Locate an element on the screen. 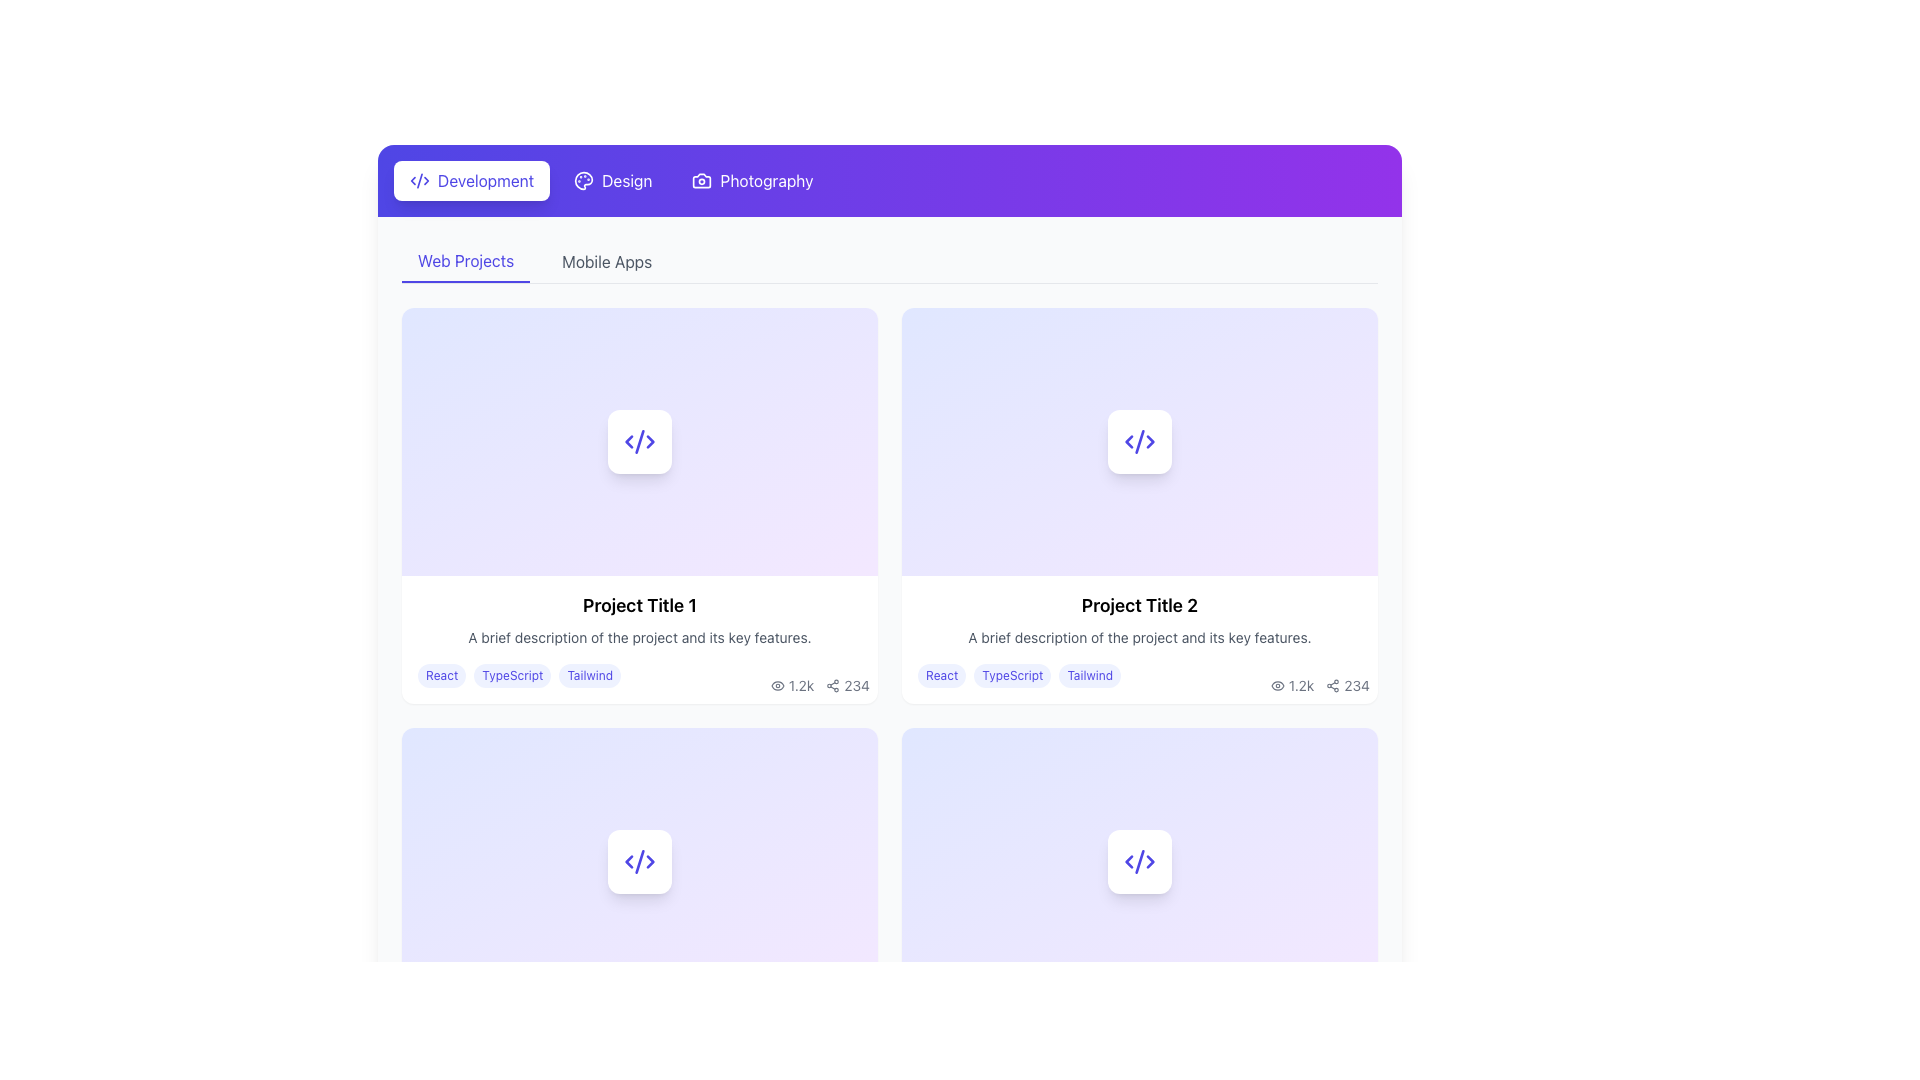 Image resolution: width=1920 pixels, height=1080 pixels. the indigo code-related SVG icon within the white rounded square background located in the bottom section of the card below 'Project Title 1' is located at coordinates (638, 859).